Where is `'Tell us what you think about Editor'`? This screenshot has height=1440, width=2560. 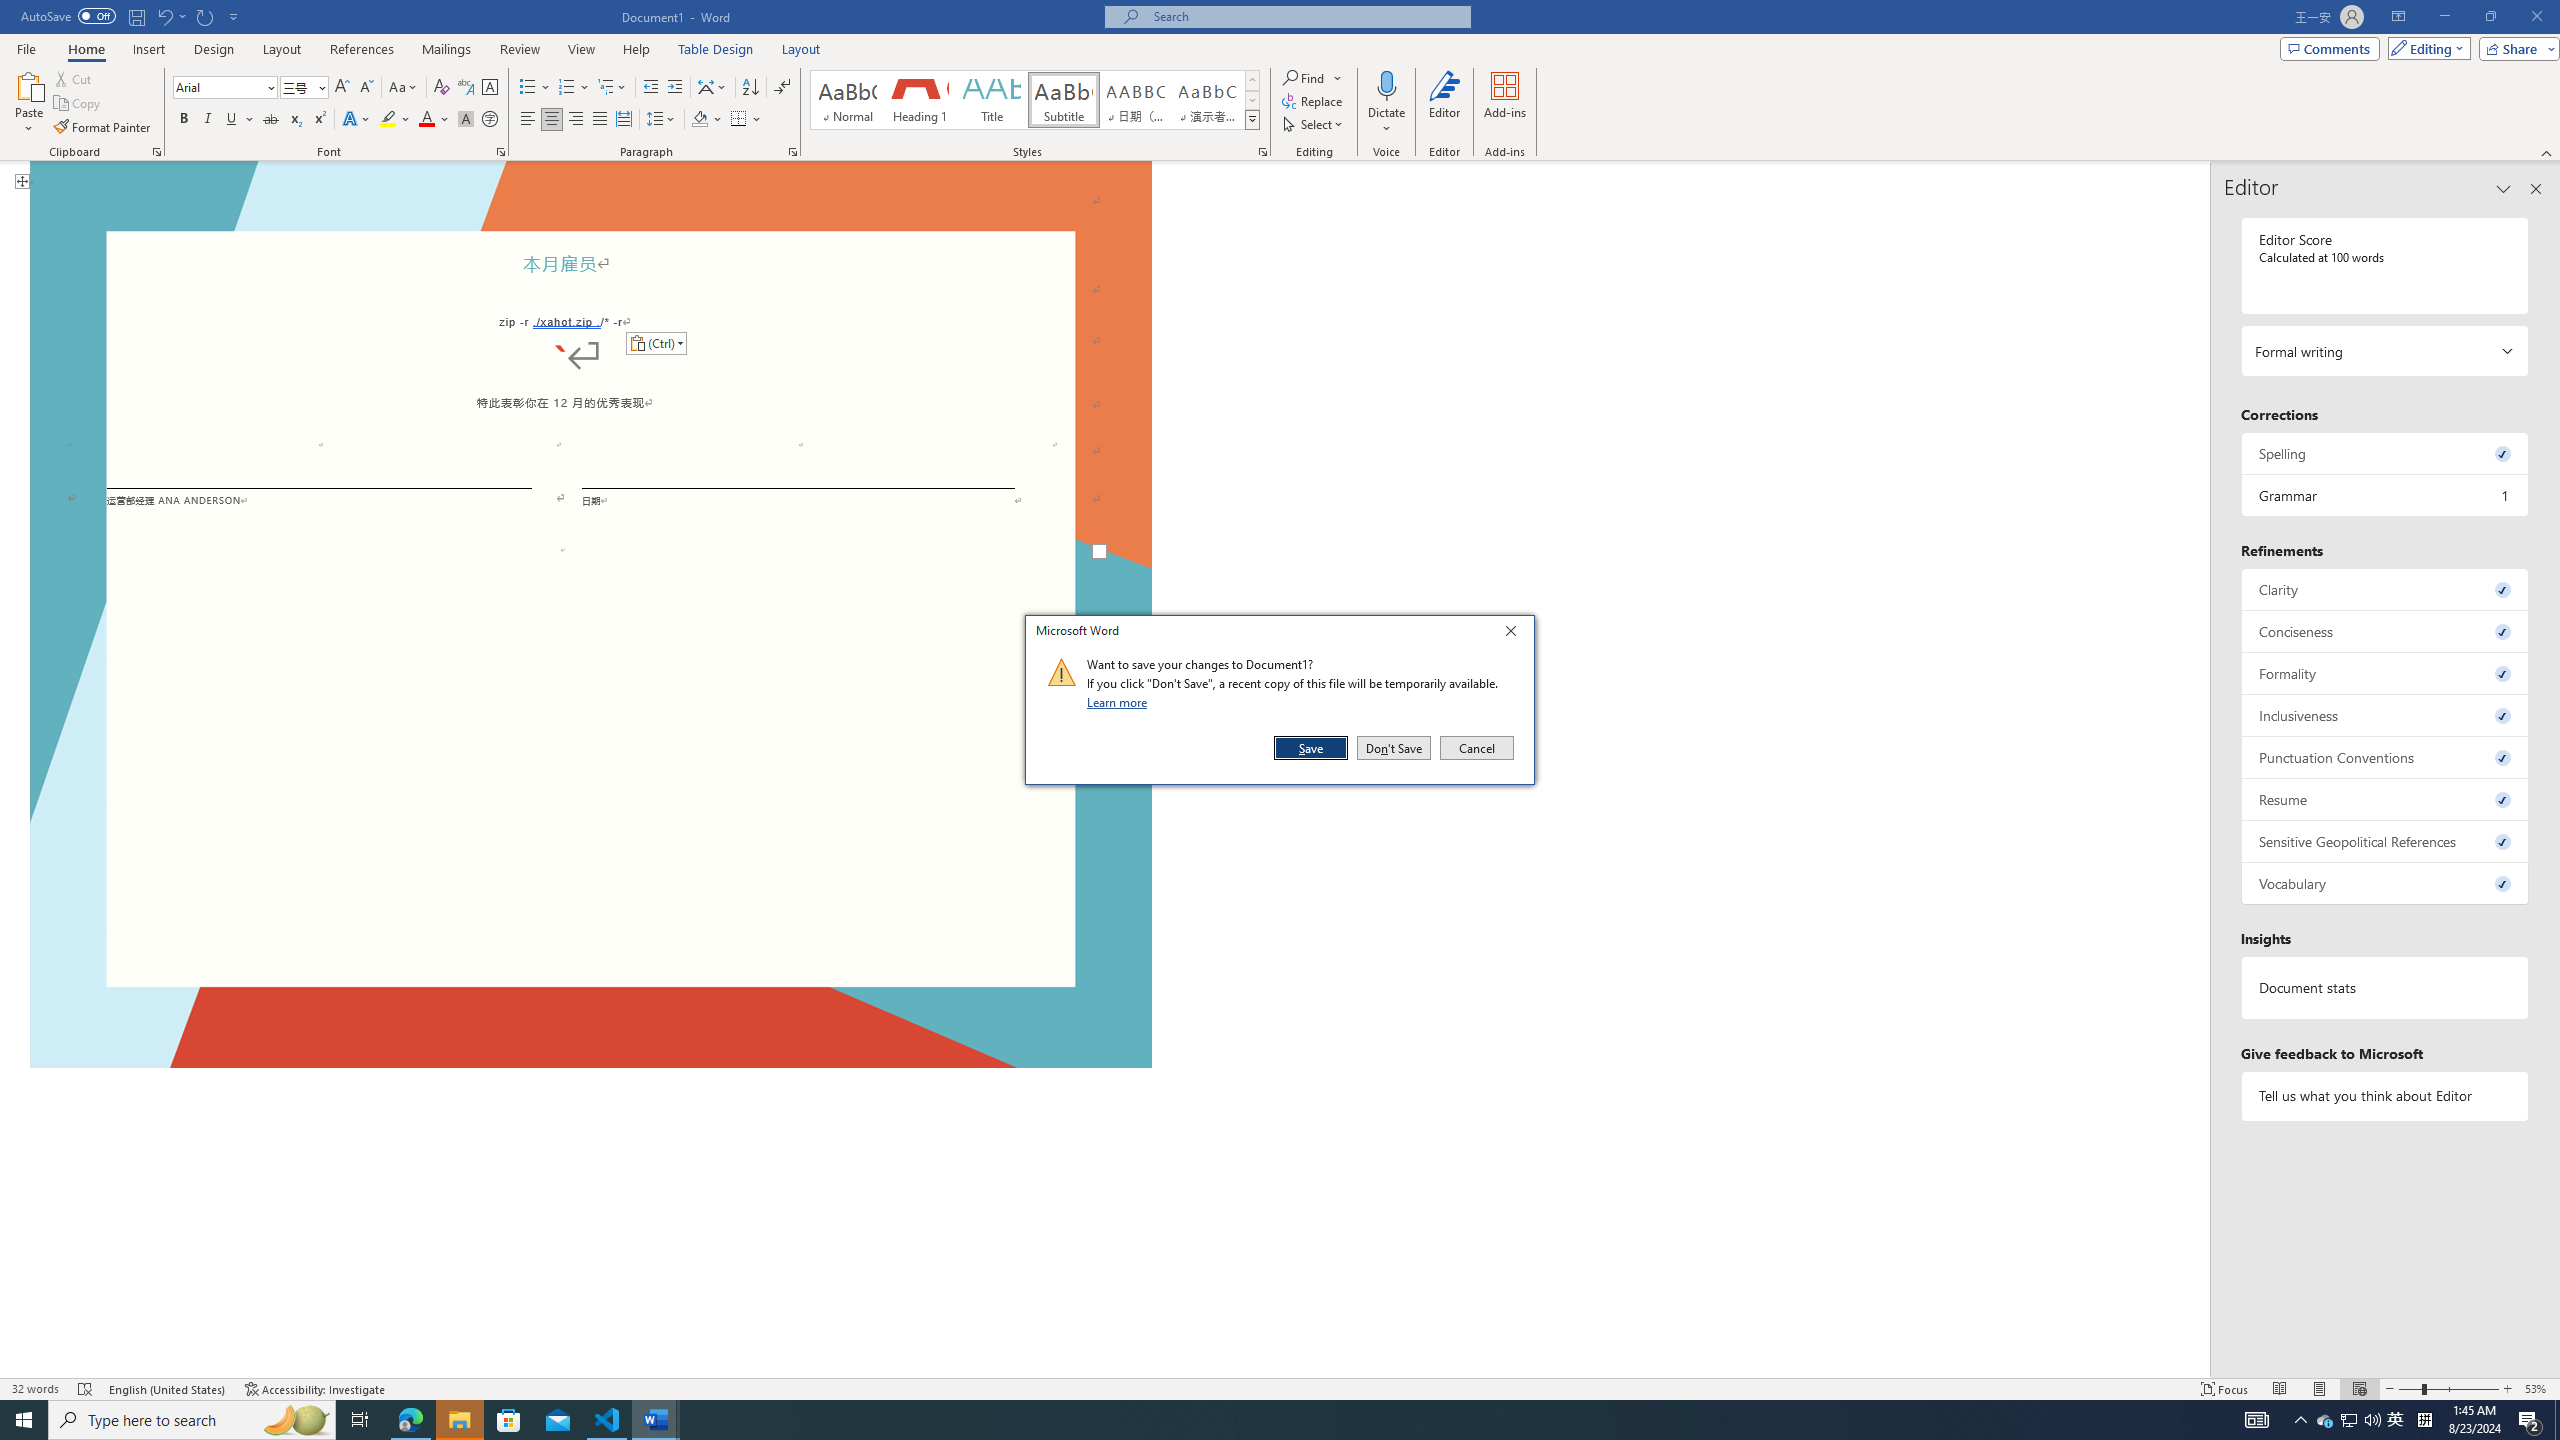
'Tell us what you think about Editor' is located at coordinates (2384, 1095).